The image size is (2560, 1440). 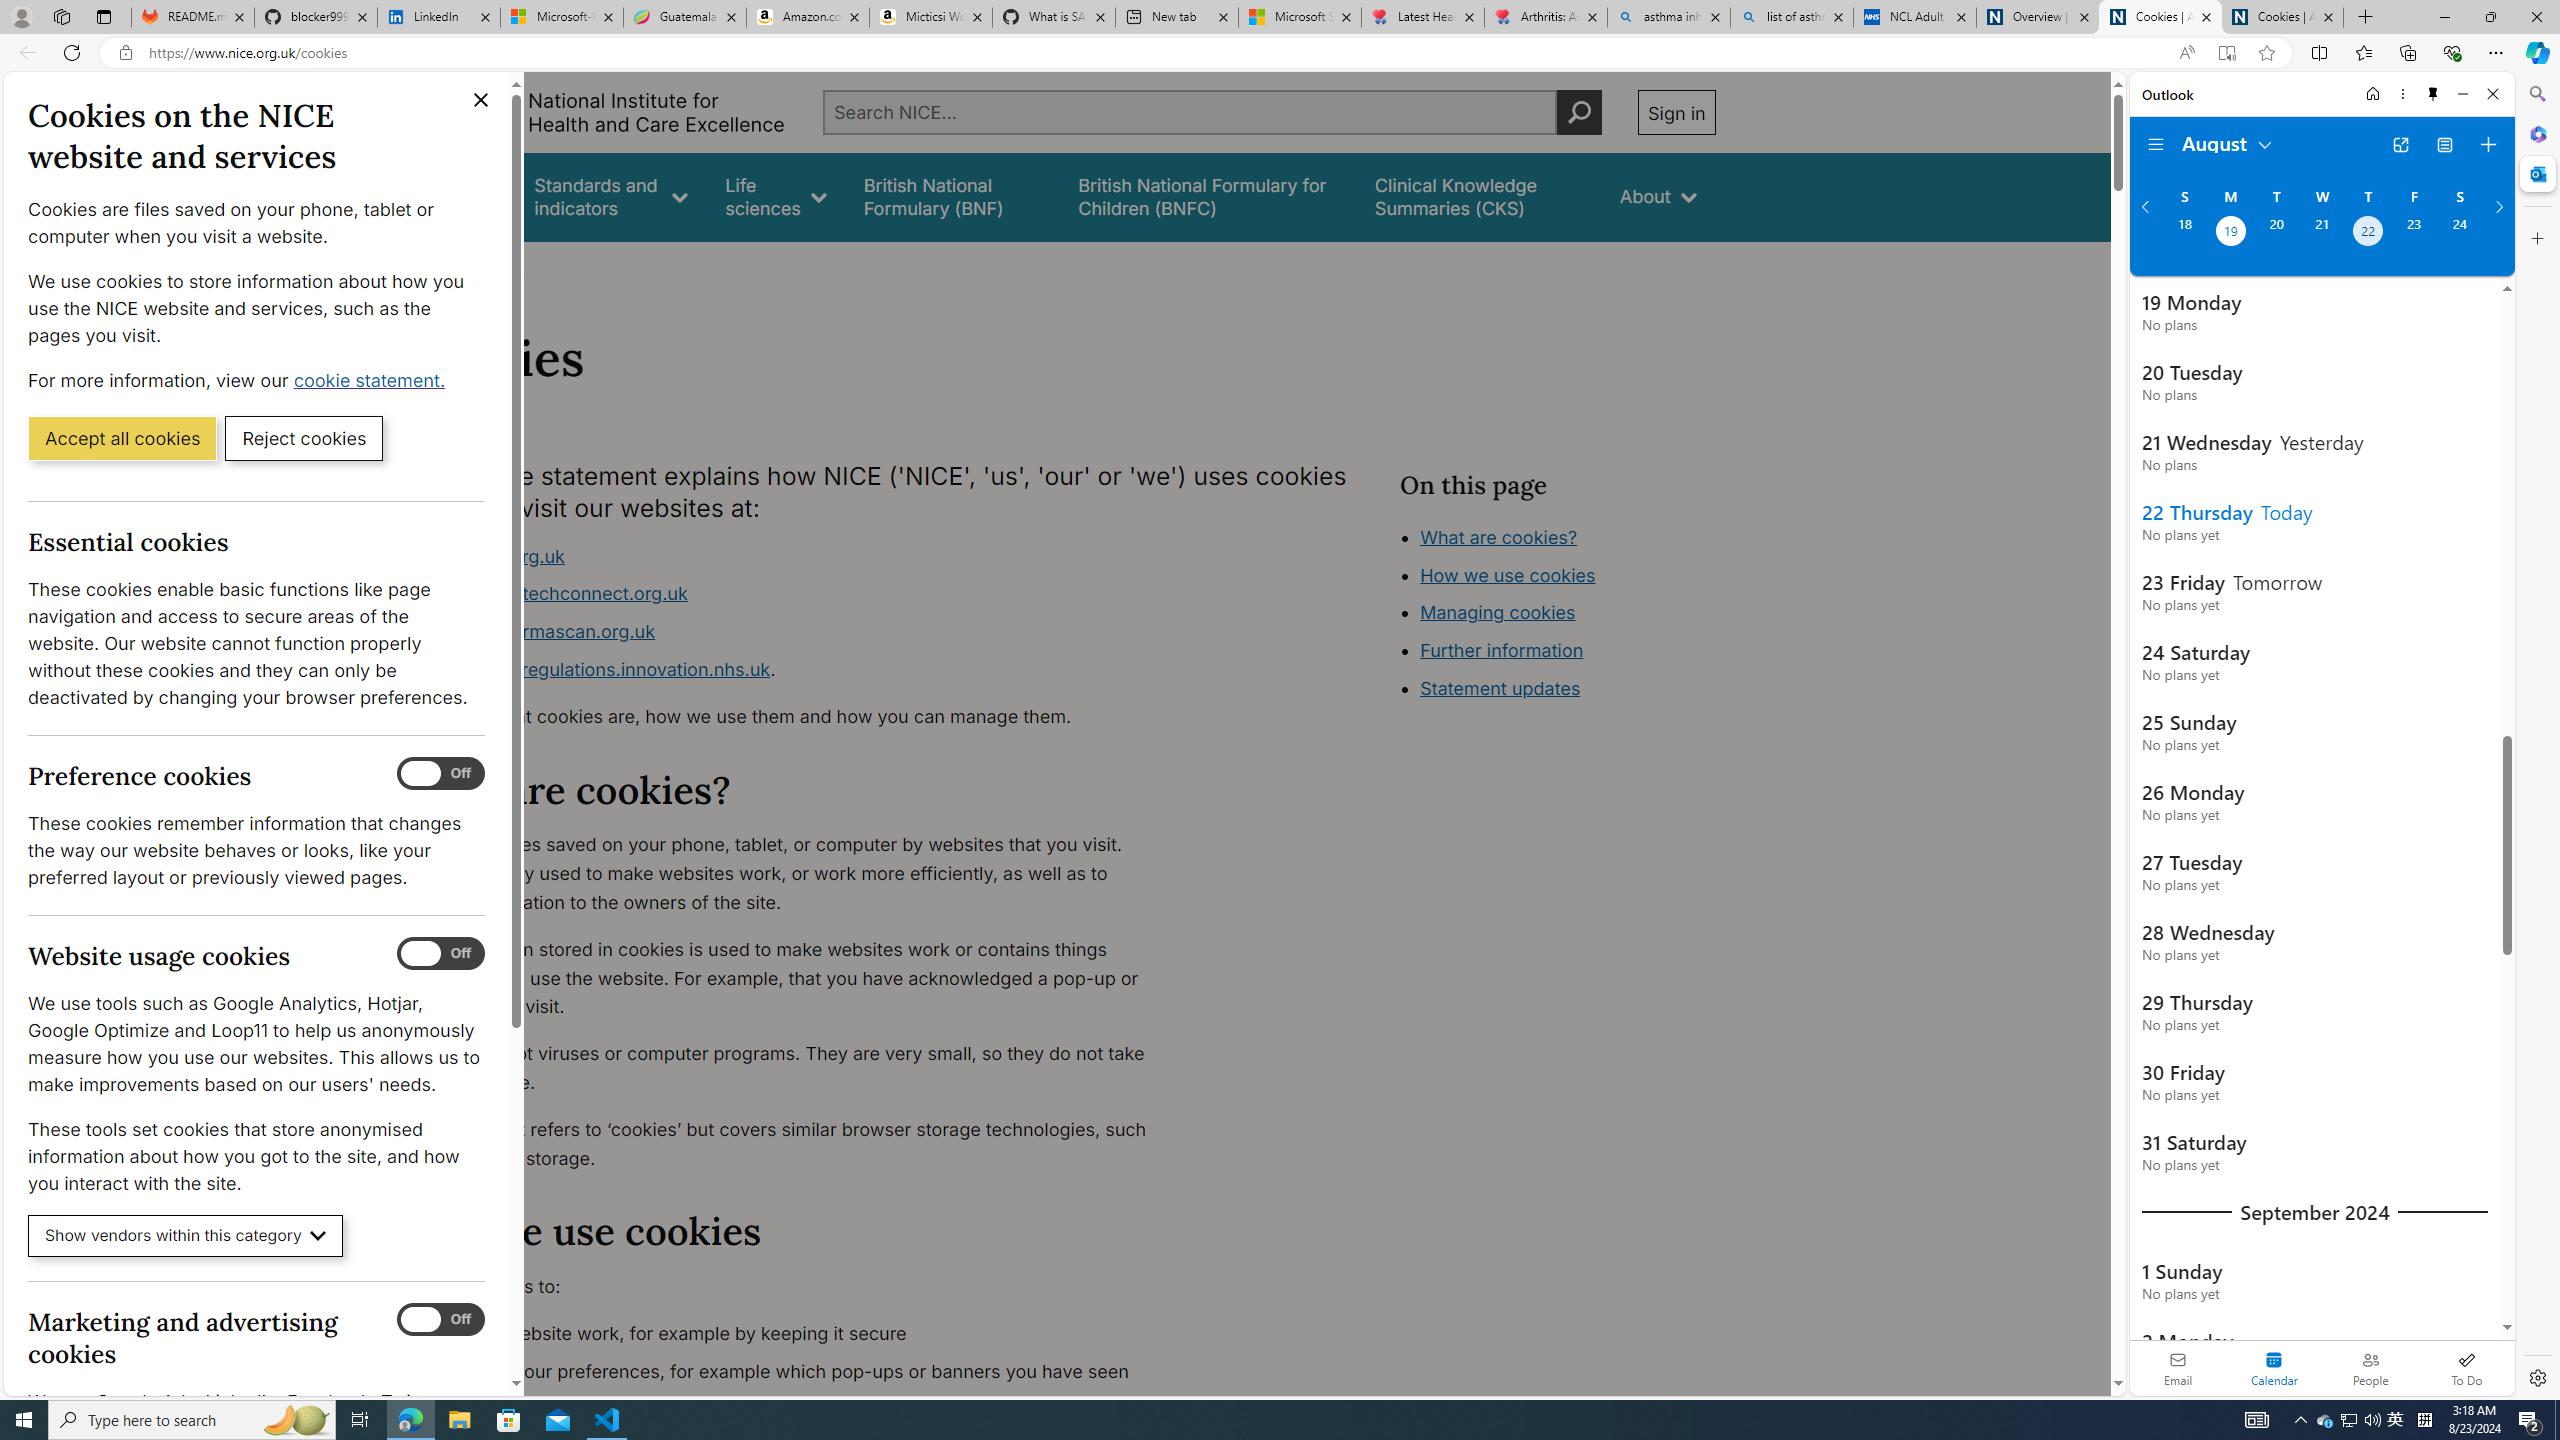 I want to click on 'August', so click(x=2227, y=141).